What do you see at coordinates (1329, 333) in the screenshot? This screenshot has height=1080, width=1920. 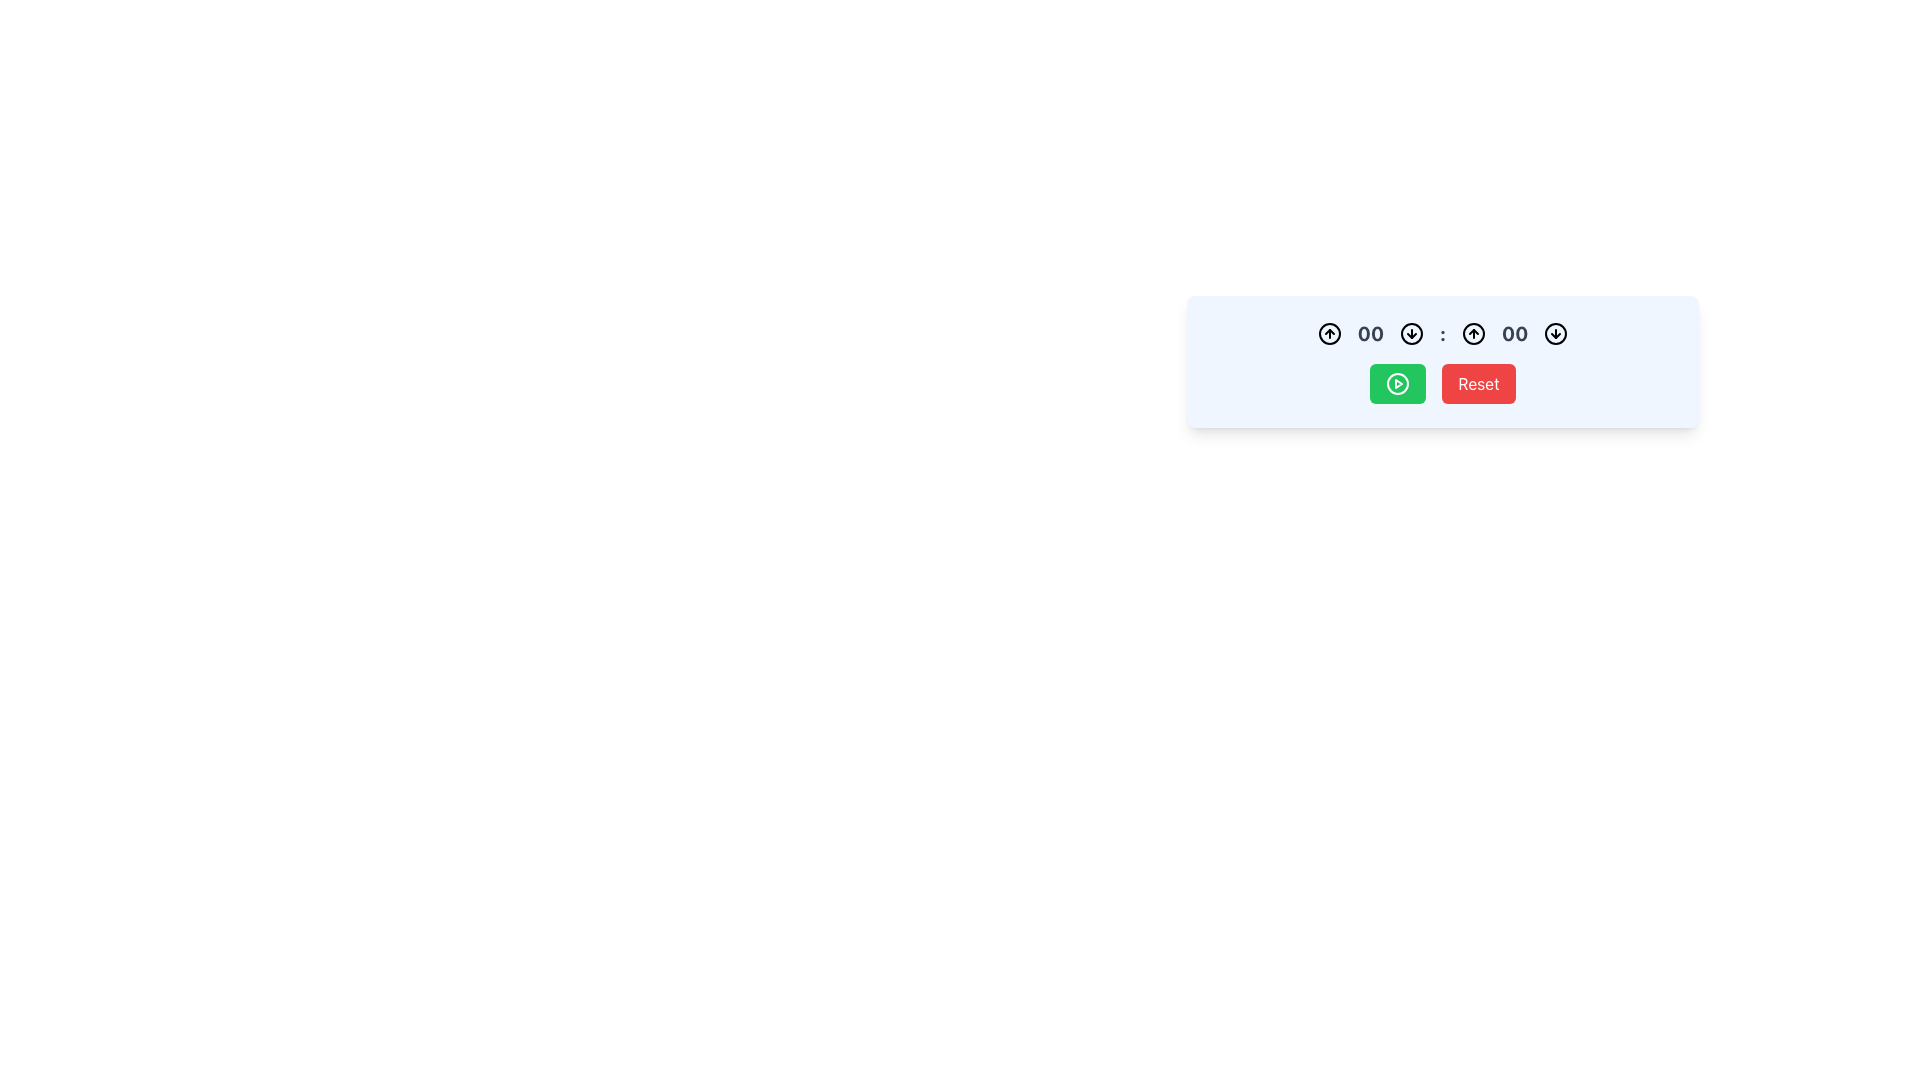 I see `the first circular button used to increment the hours in the time-setting interface` at bounding box center [1329, 333].